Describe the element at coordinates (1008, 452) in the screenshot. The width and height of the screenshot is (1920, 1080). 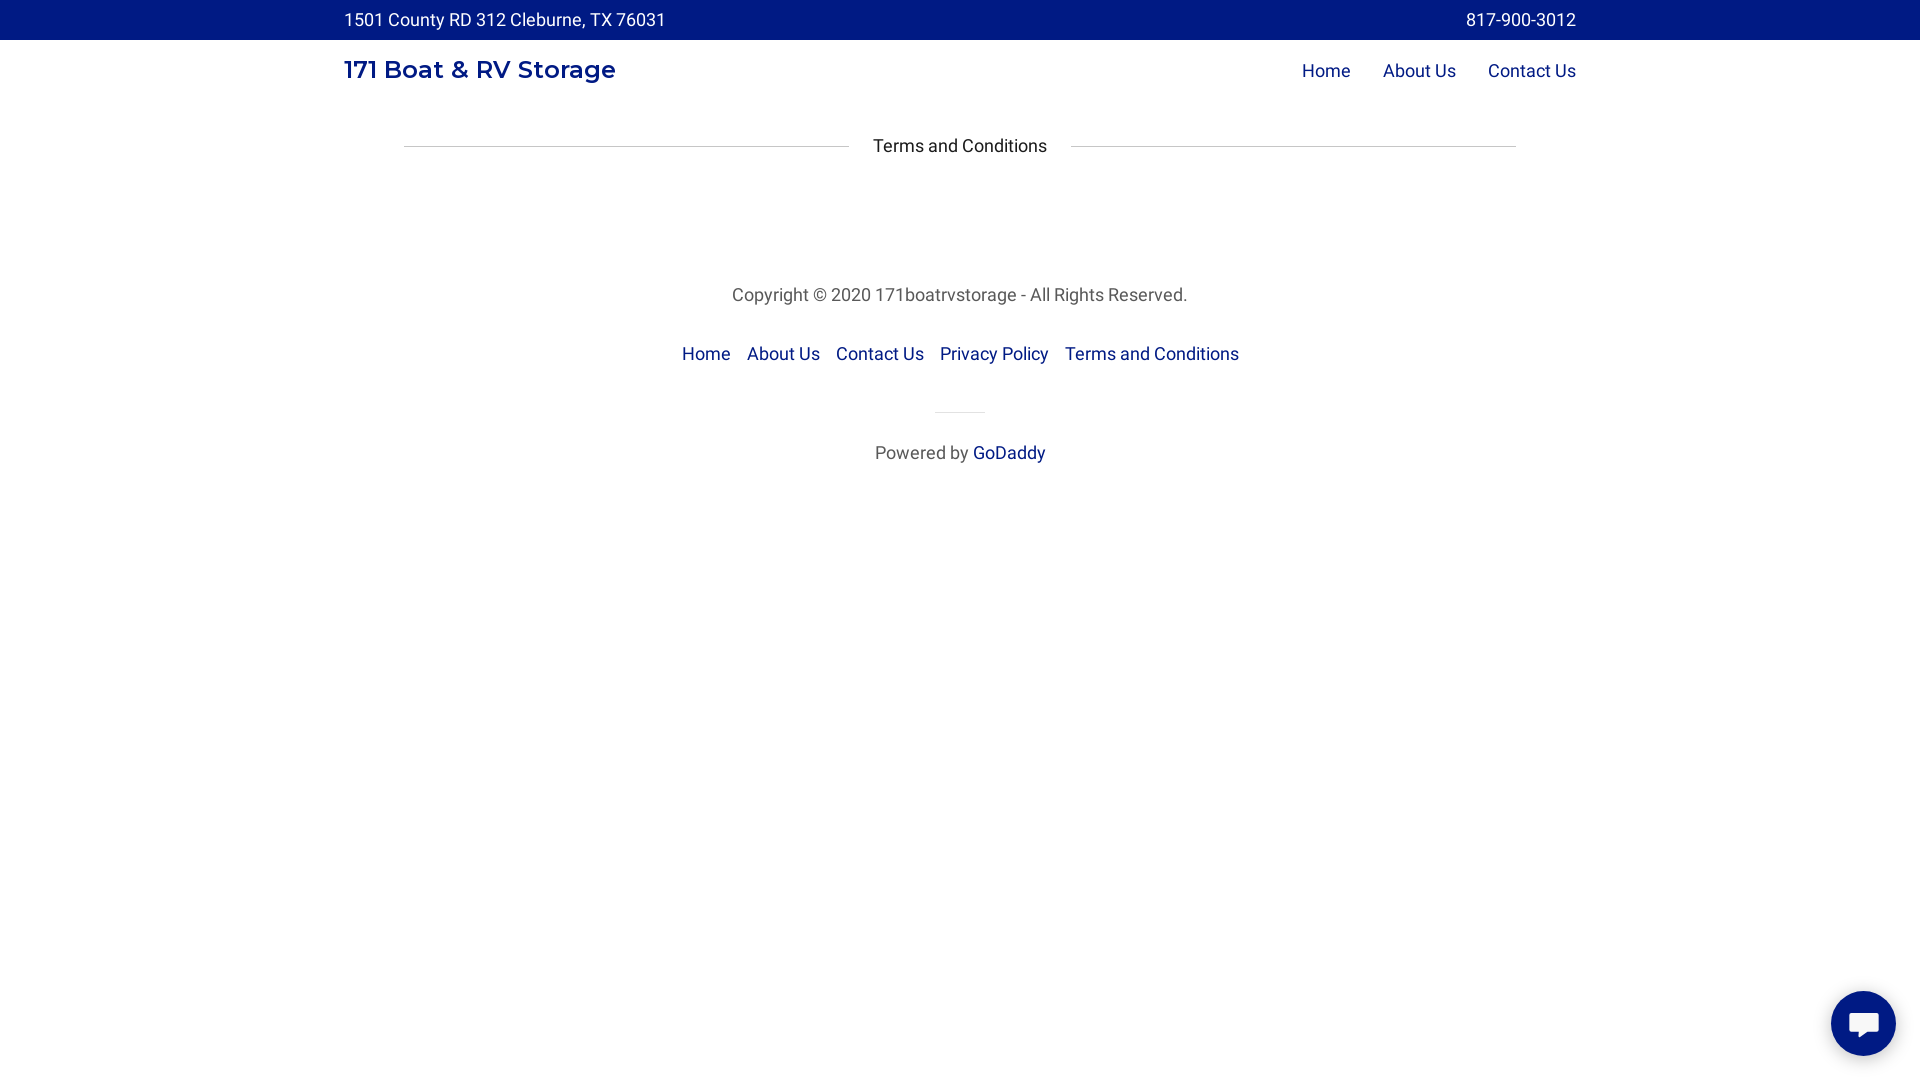
I see `'GoDaddy'` at that location.